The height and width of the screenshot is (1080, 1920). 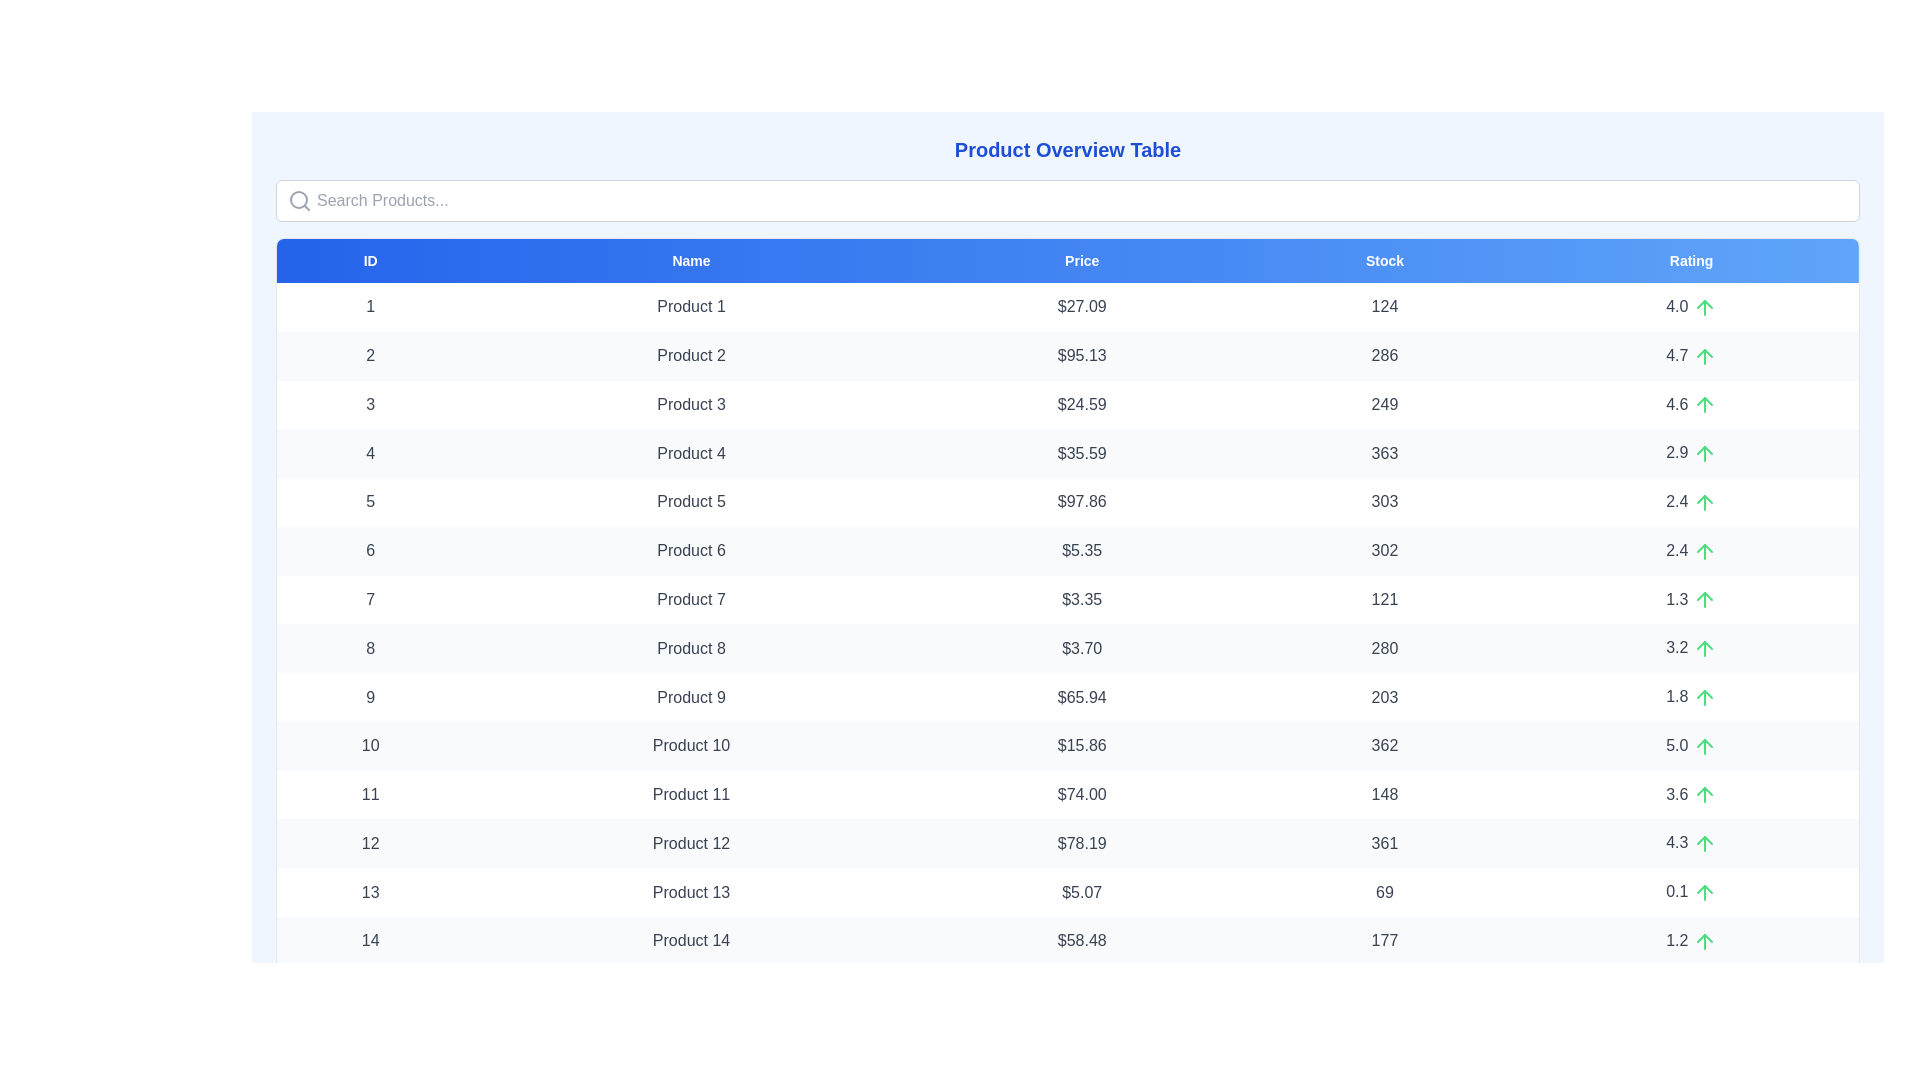 I want to click on the header labeled ID to sort the table by that column, so click(x=370, y=260).